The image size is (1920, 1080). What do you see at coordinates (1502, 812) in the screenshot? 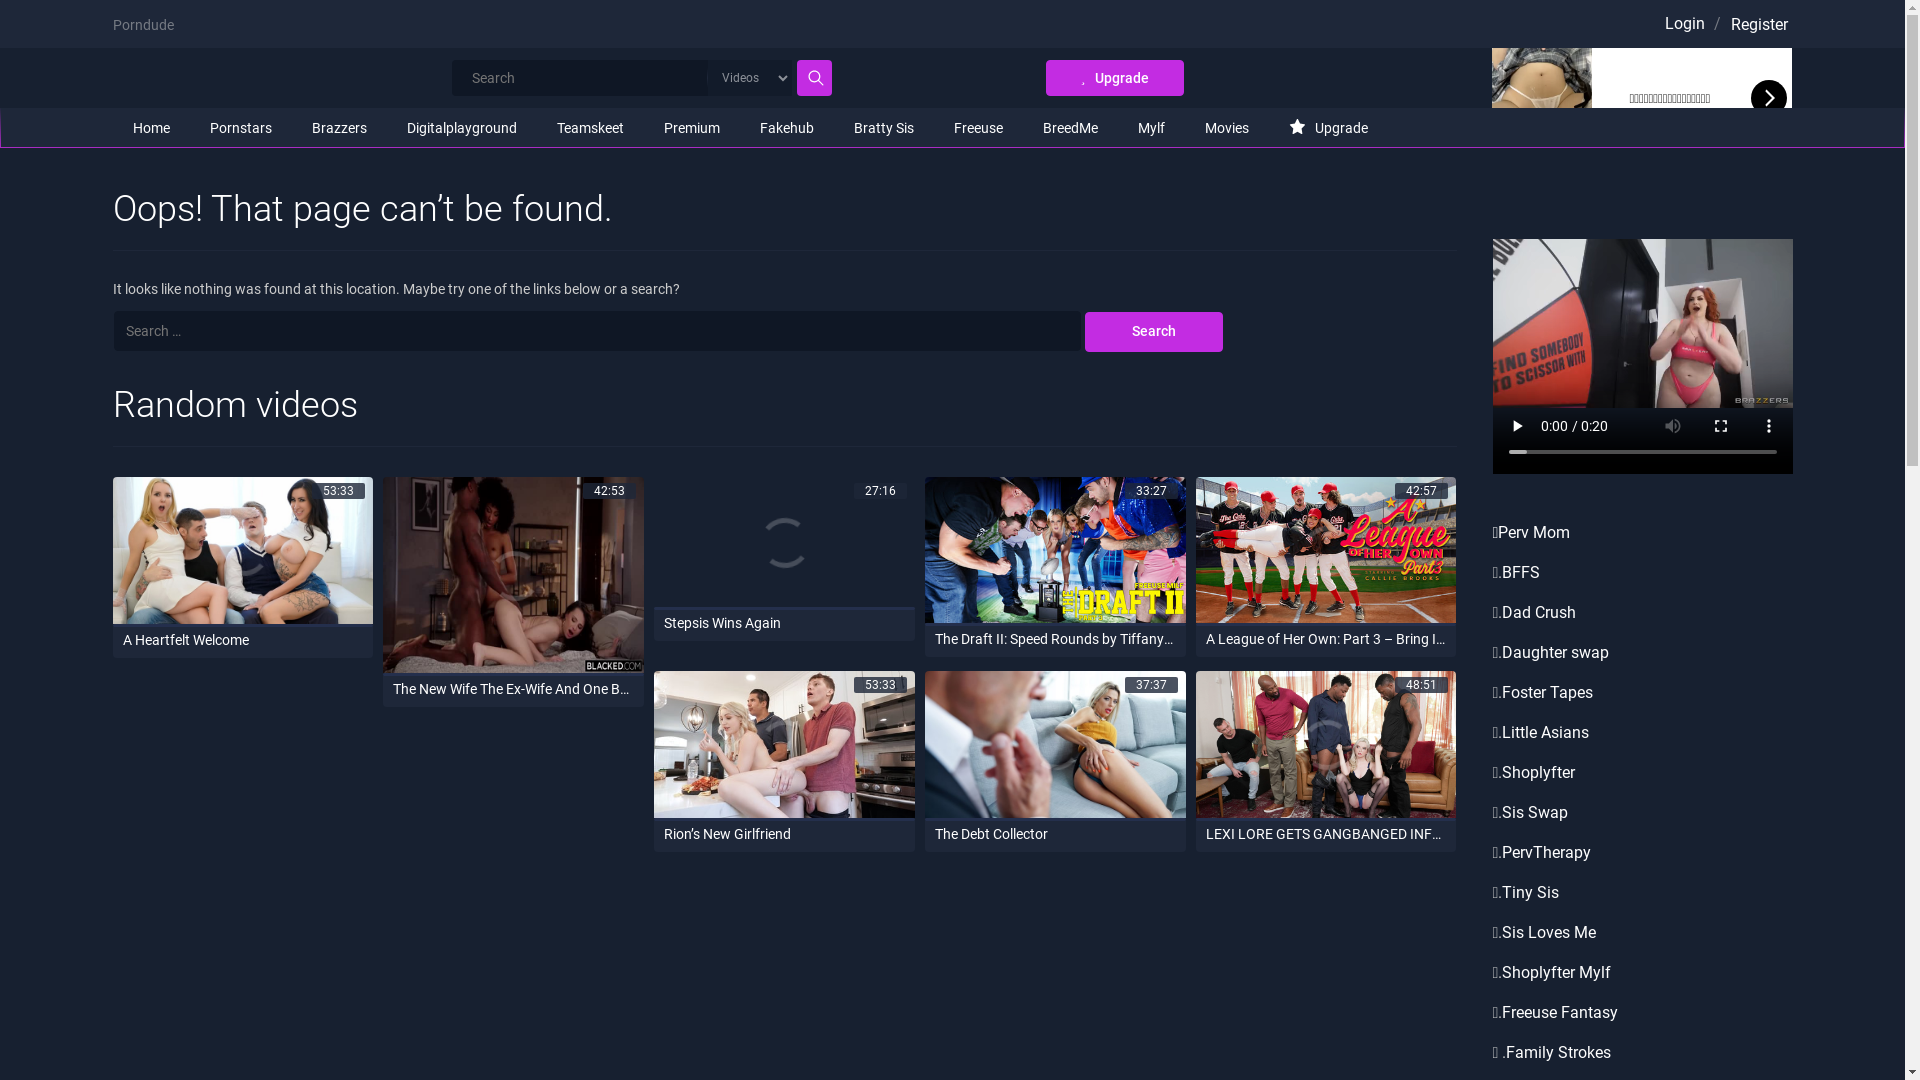
I see `'Sis Swap'` at bounding box center [1502, 812].